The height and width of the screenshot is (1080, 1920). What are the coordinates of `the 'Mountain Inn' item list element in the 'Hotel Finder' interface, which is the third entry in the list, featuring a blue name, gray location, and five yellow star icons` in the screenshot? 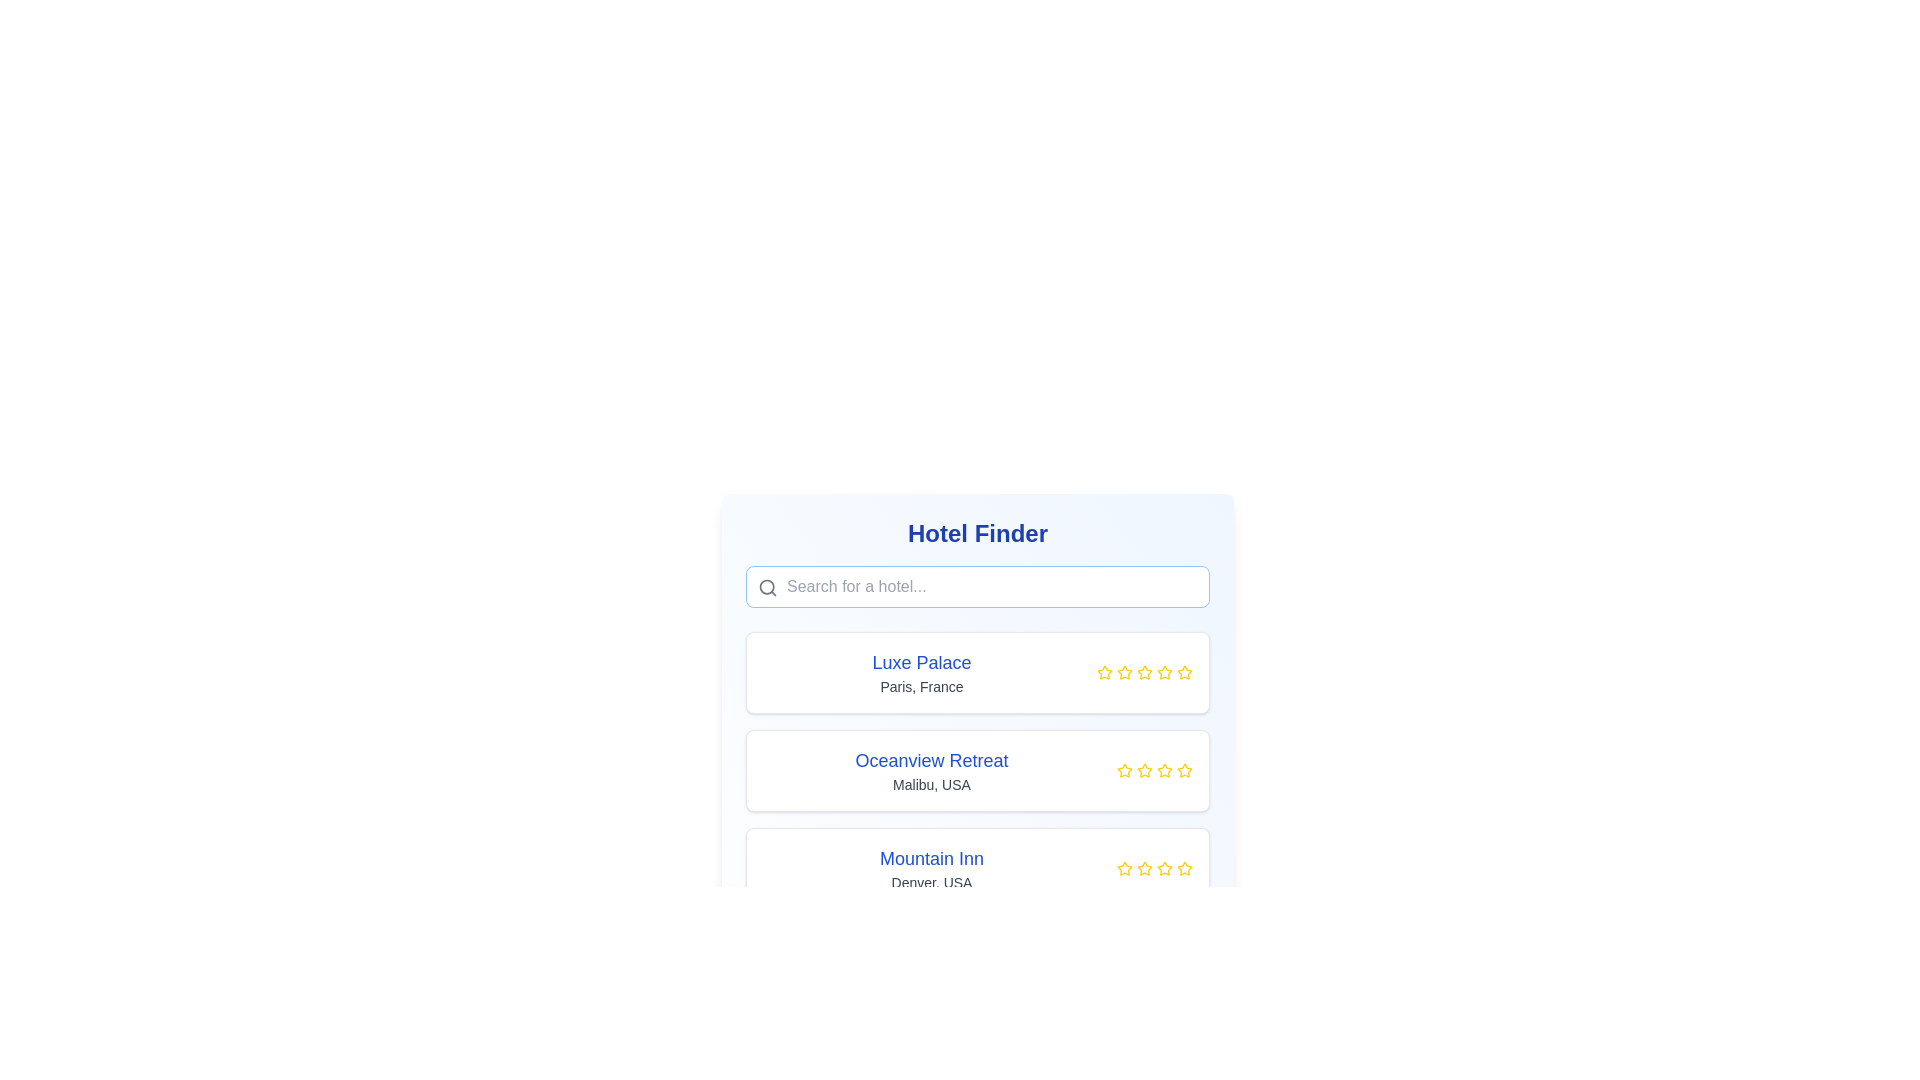 It's located at (978, 867).